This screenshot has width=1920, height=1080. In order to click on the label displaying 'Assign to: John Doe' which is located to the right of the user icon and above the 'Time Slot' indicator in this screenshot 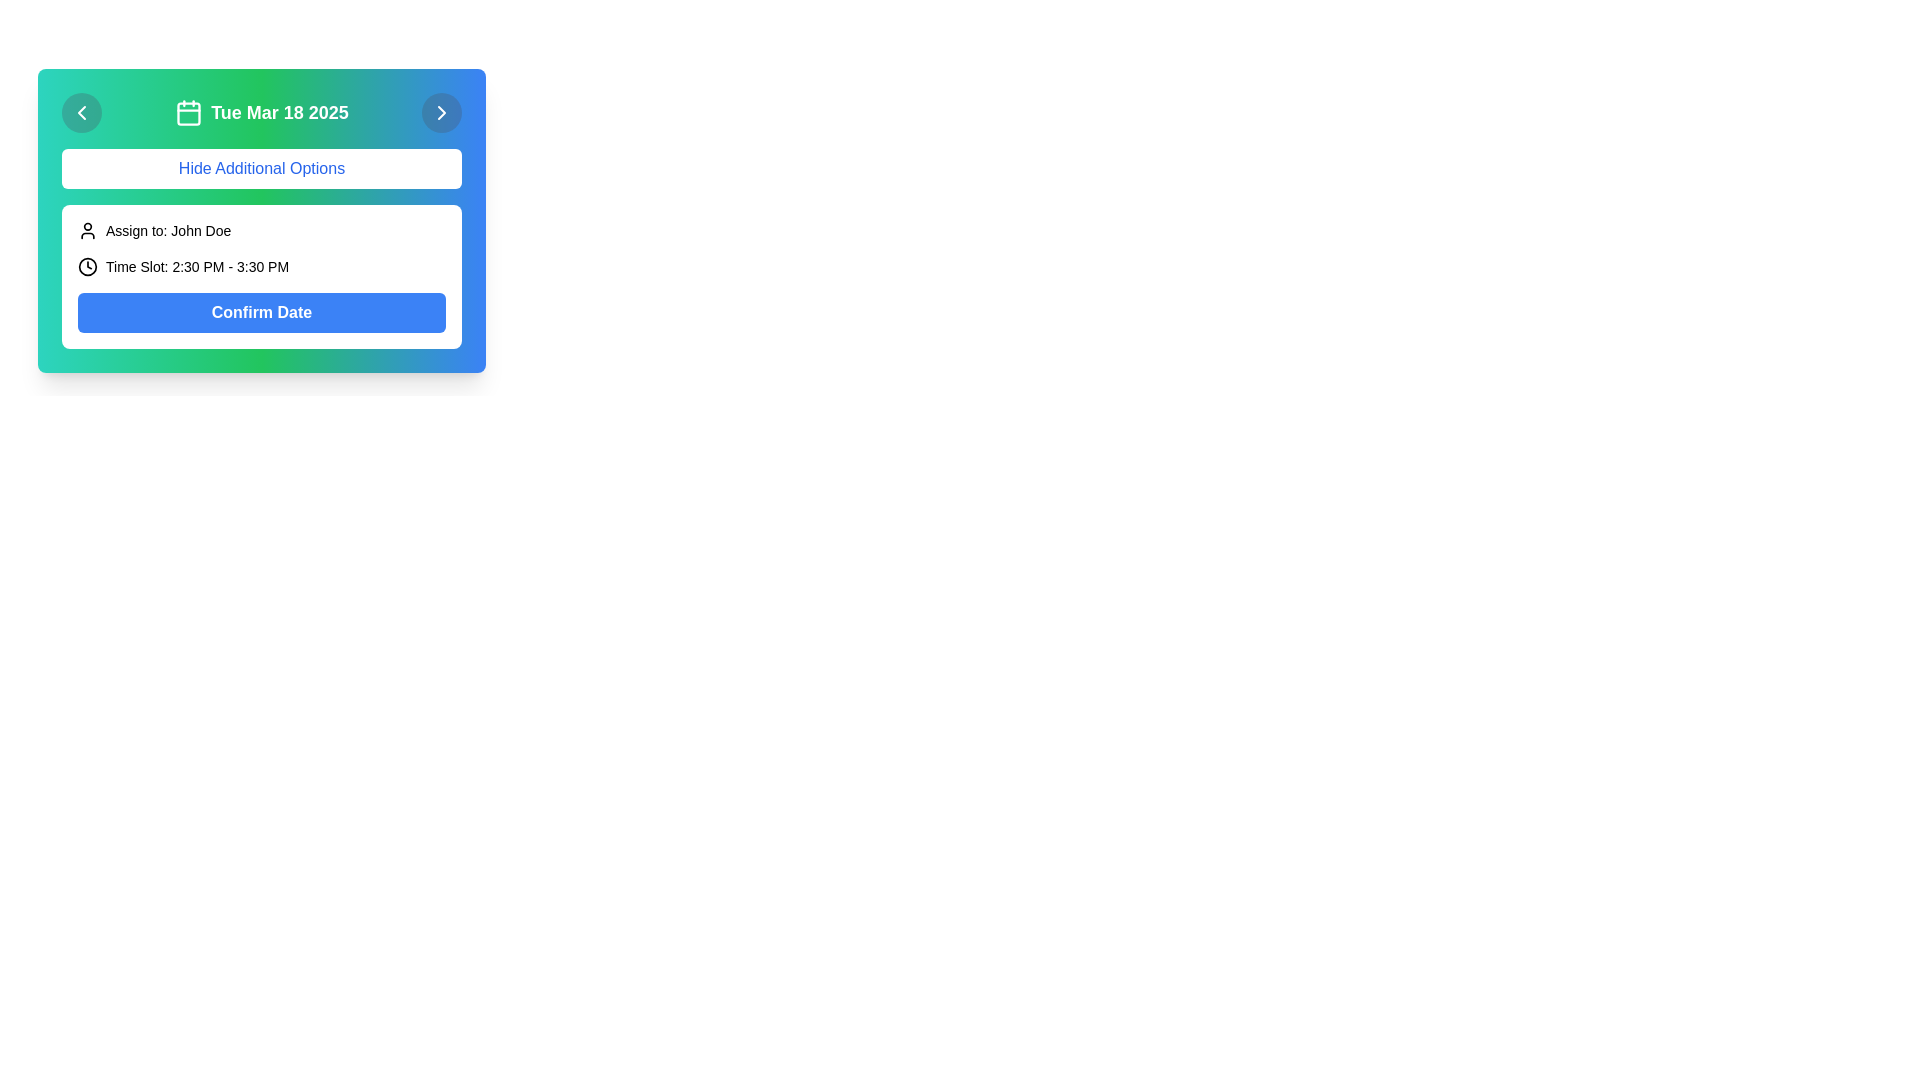, I will do `click(168, 230)`.